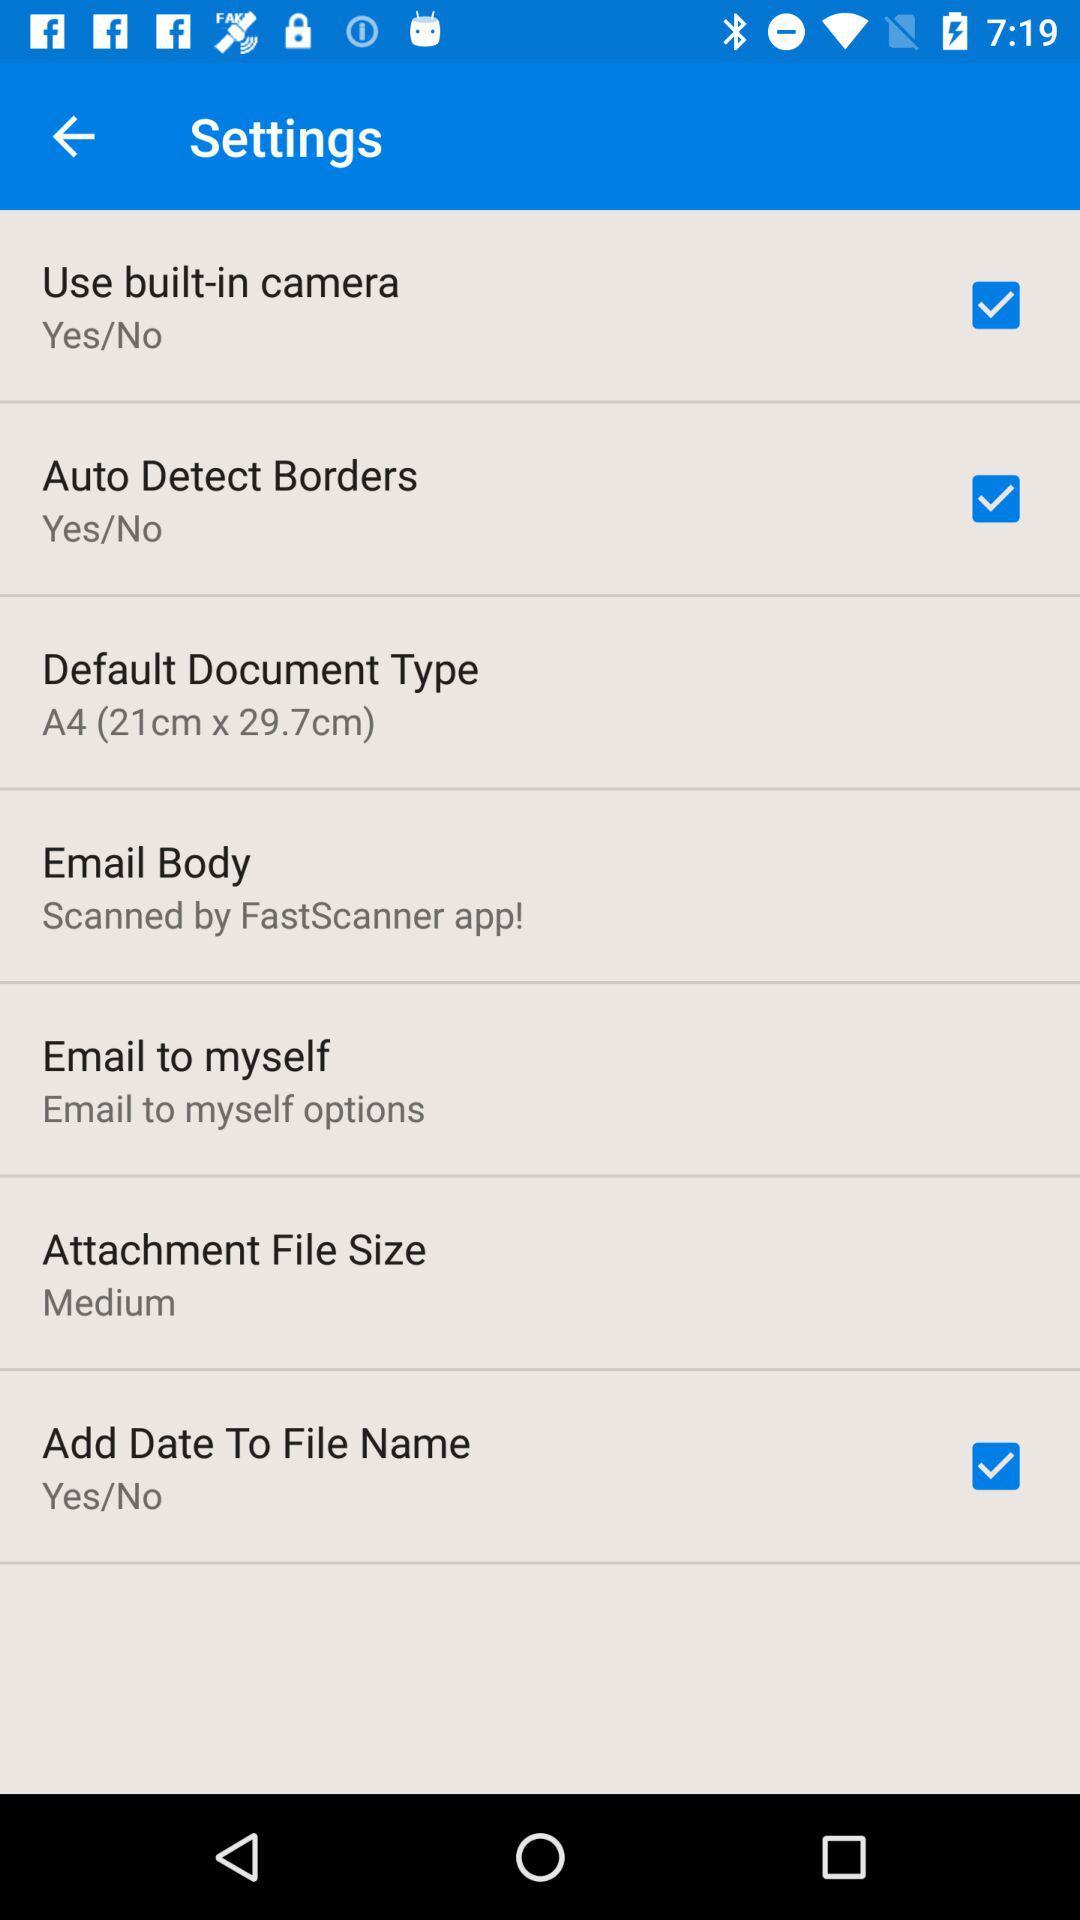 Image resolution: width=1080 pixels, height=1920 pixels. I want to click on the a4 21cm x item, so click(208, 720).